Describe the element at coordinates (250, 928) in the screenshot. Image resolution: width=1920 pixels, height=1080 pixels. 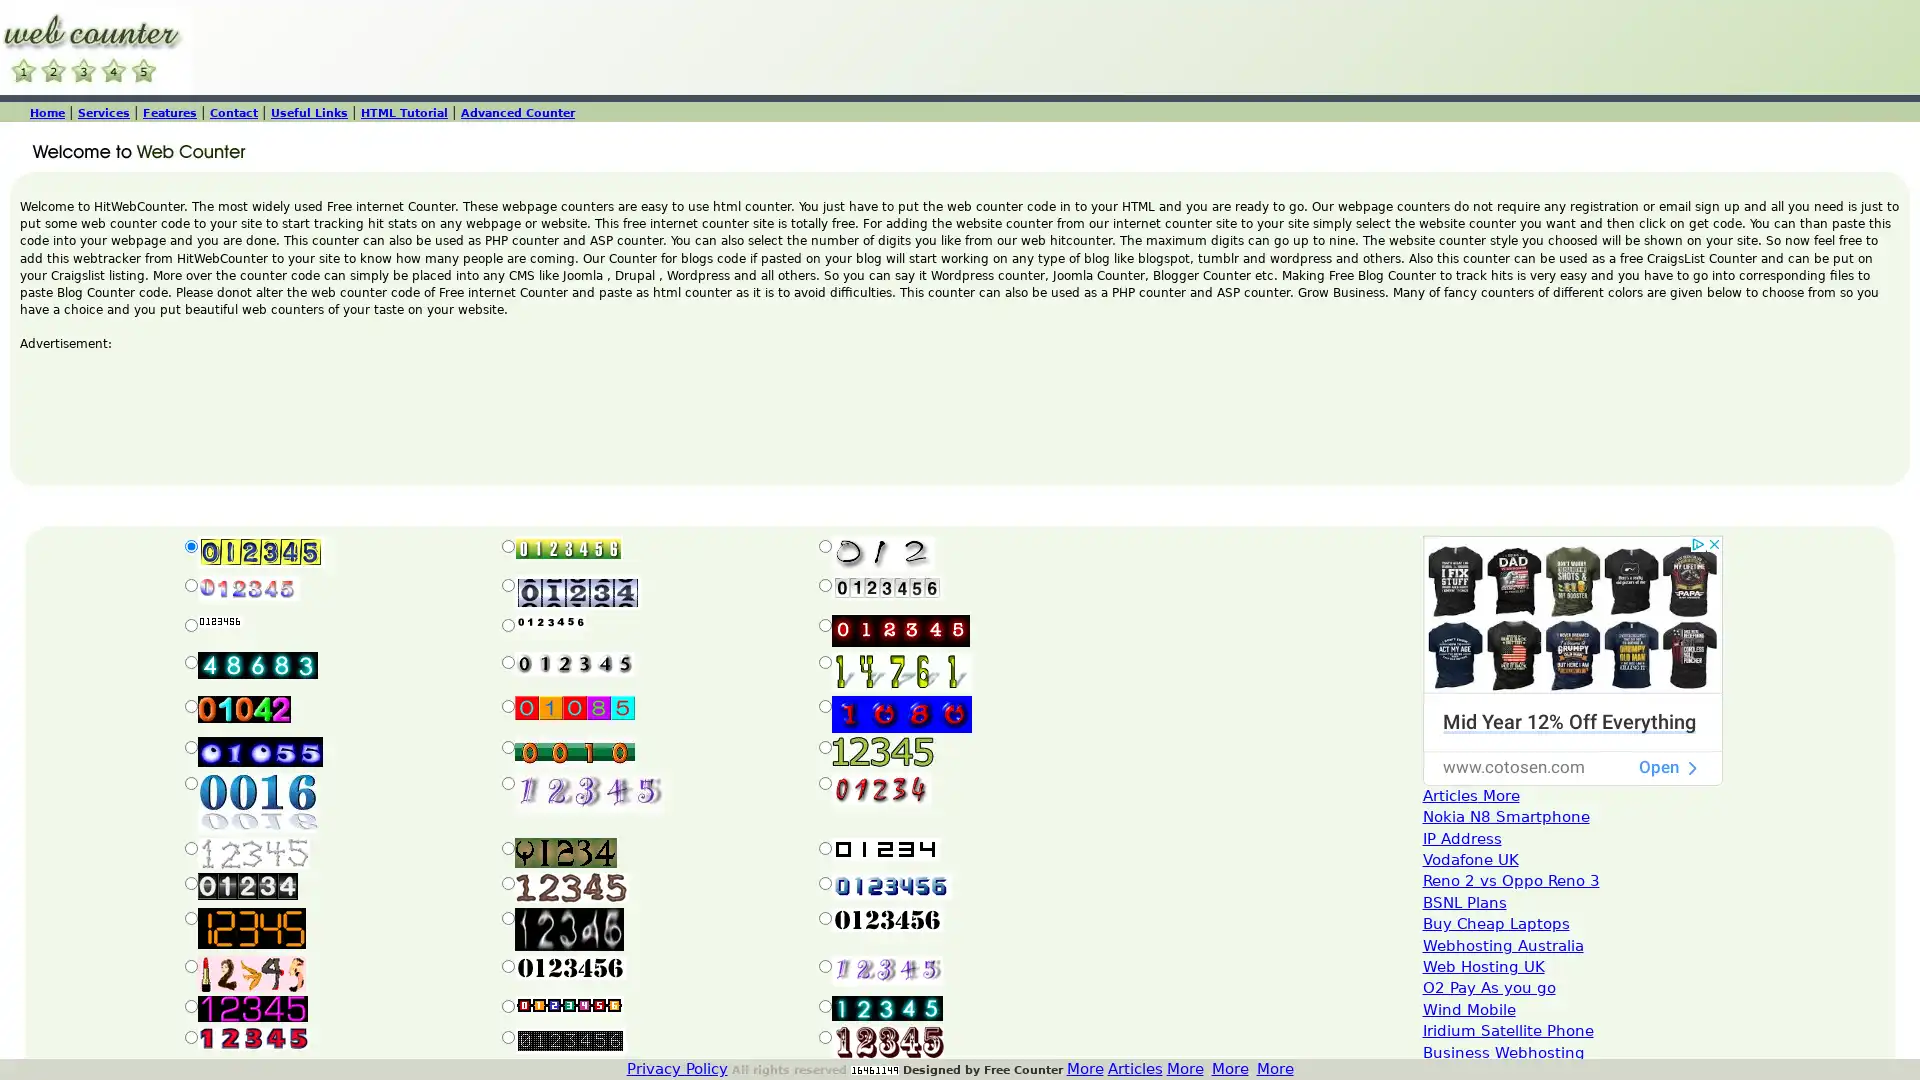
I see `Submit` at that location.